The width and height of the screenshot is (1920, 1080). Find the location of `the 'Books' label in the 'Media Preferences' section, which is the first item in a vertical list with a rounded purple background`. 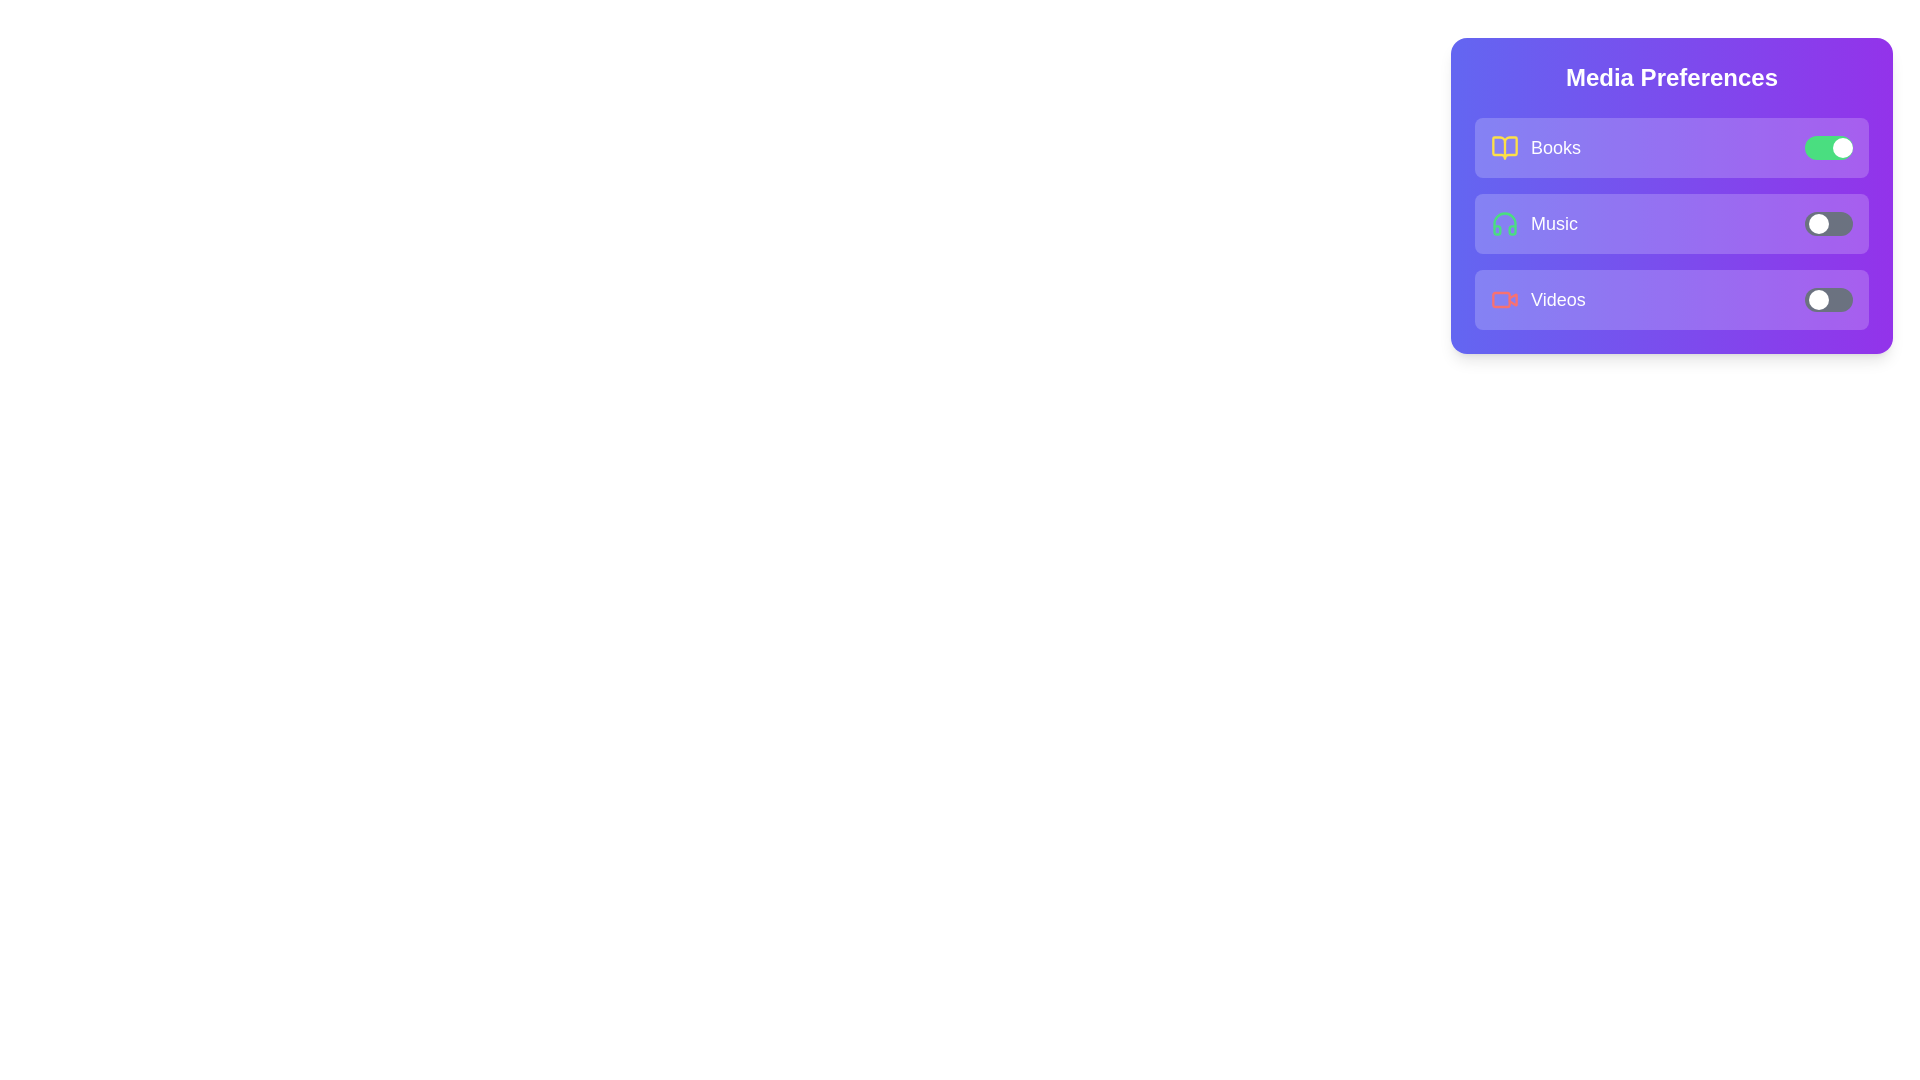

the 'Books' label in the 'Media Preferences' section, which is the first item in a vertical list with a rounded purple background is located at coordinates (1535, 146).